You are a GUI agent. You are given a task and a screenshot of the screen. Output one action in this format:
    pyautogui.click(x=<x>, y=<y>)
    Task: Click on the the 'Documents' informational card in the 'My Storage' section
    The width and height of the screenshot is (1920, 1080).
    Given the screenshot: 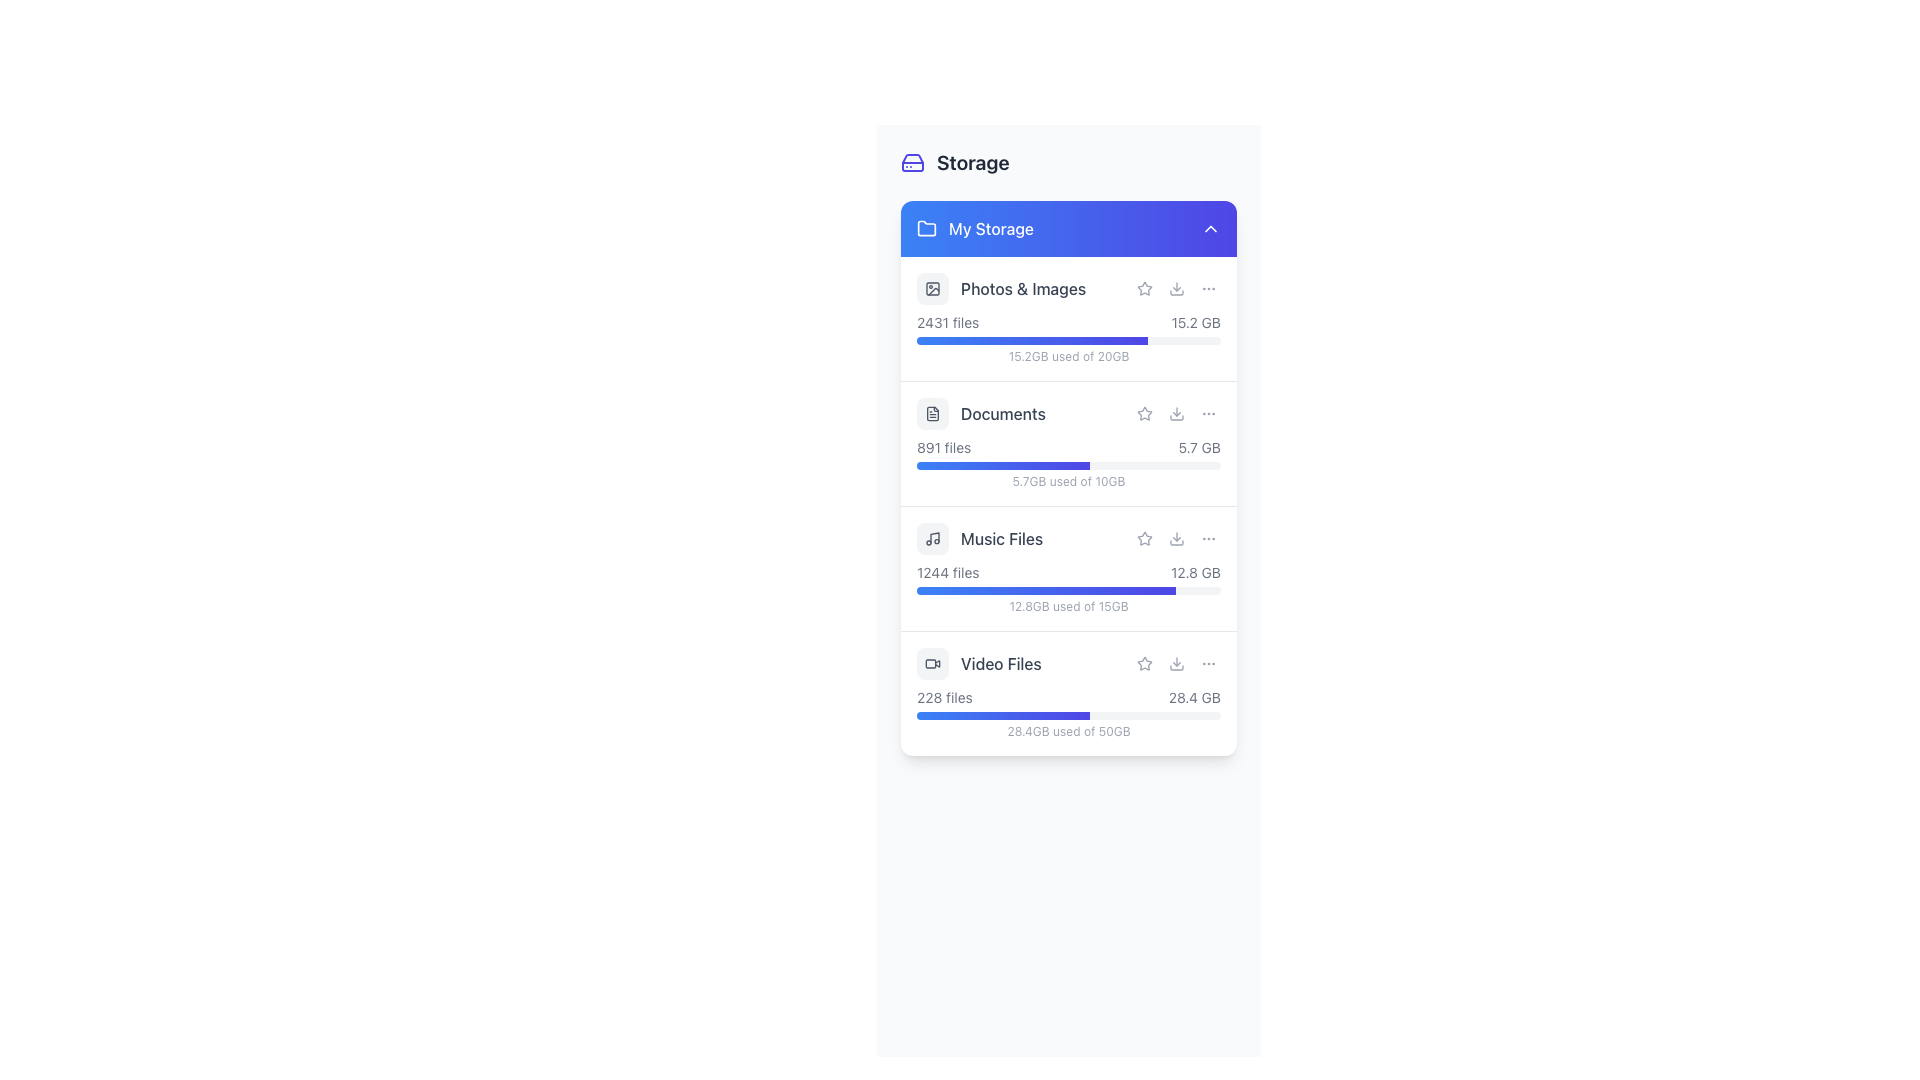 What is the action you would take?
    pyautogui.click(x=1068, y=443)
    